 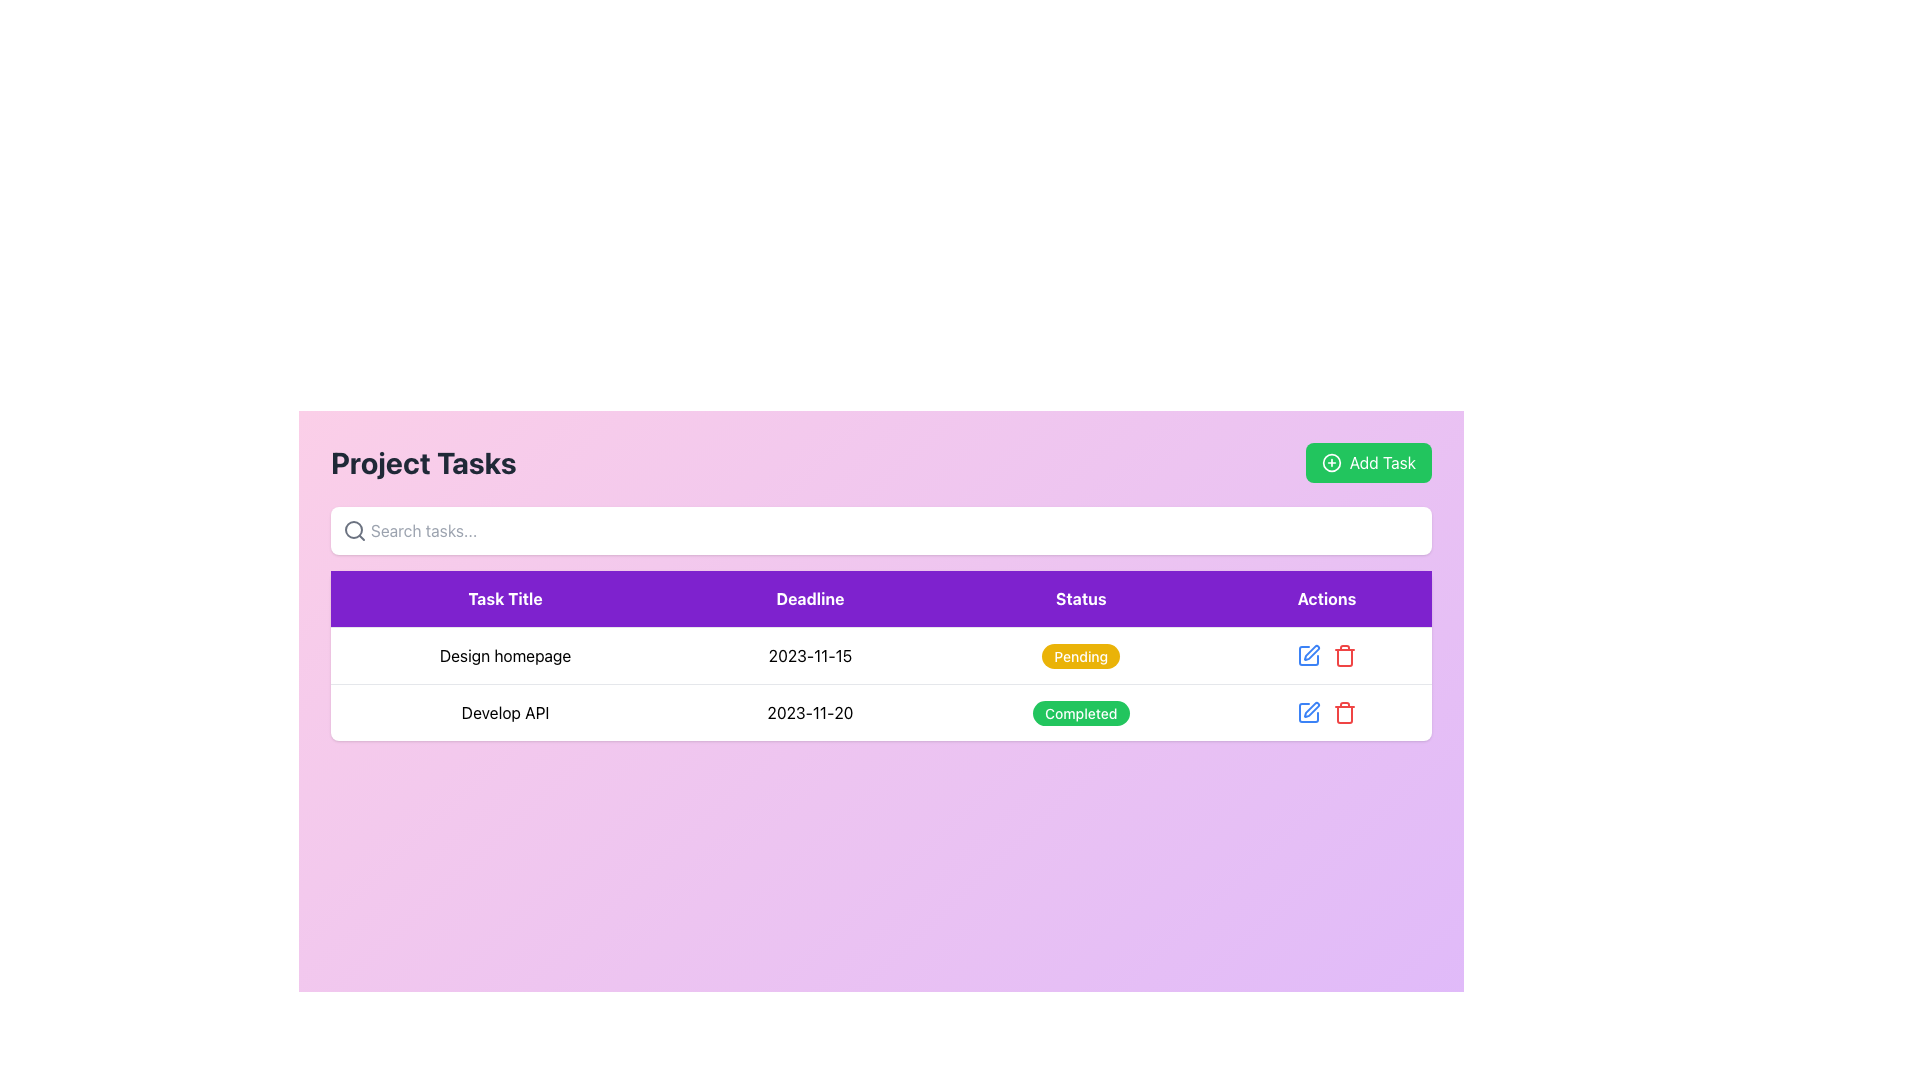 I want to click on the green 'Completed' badge in the 'Status' column of the task labeled 'Develop API', so click(x=1080, y=711).